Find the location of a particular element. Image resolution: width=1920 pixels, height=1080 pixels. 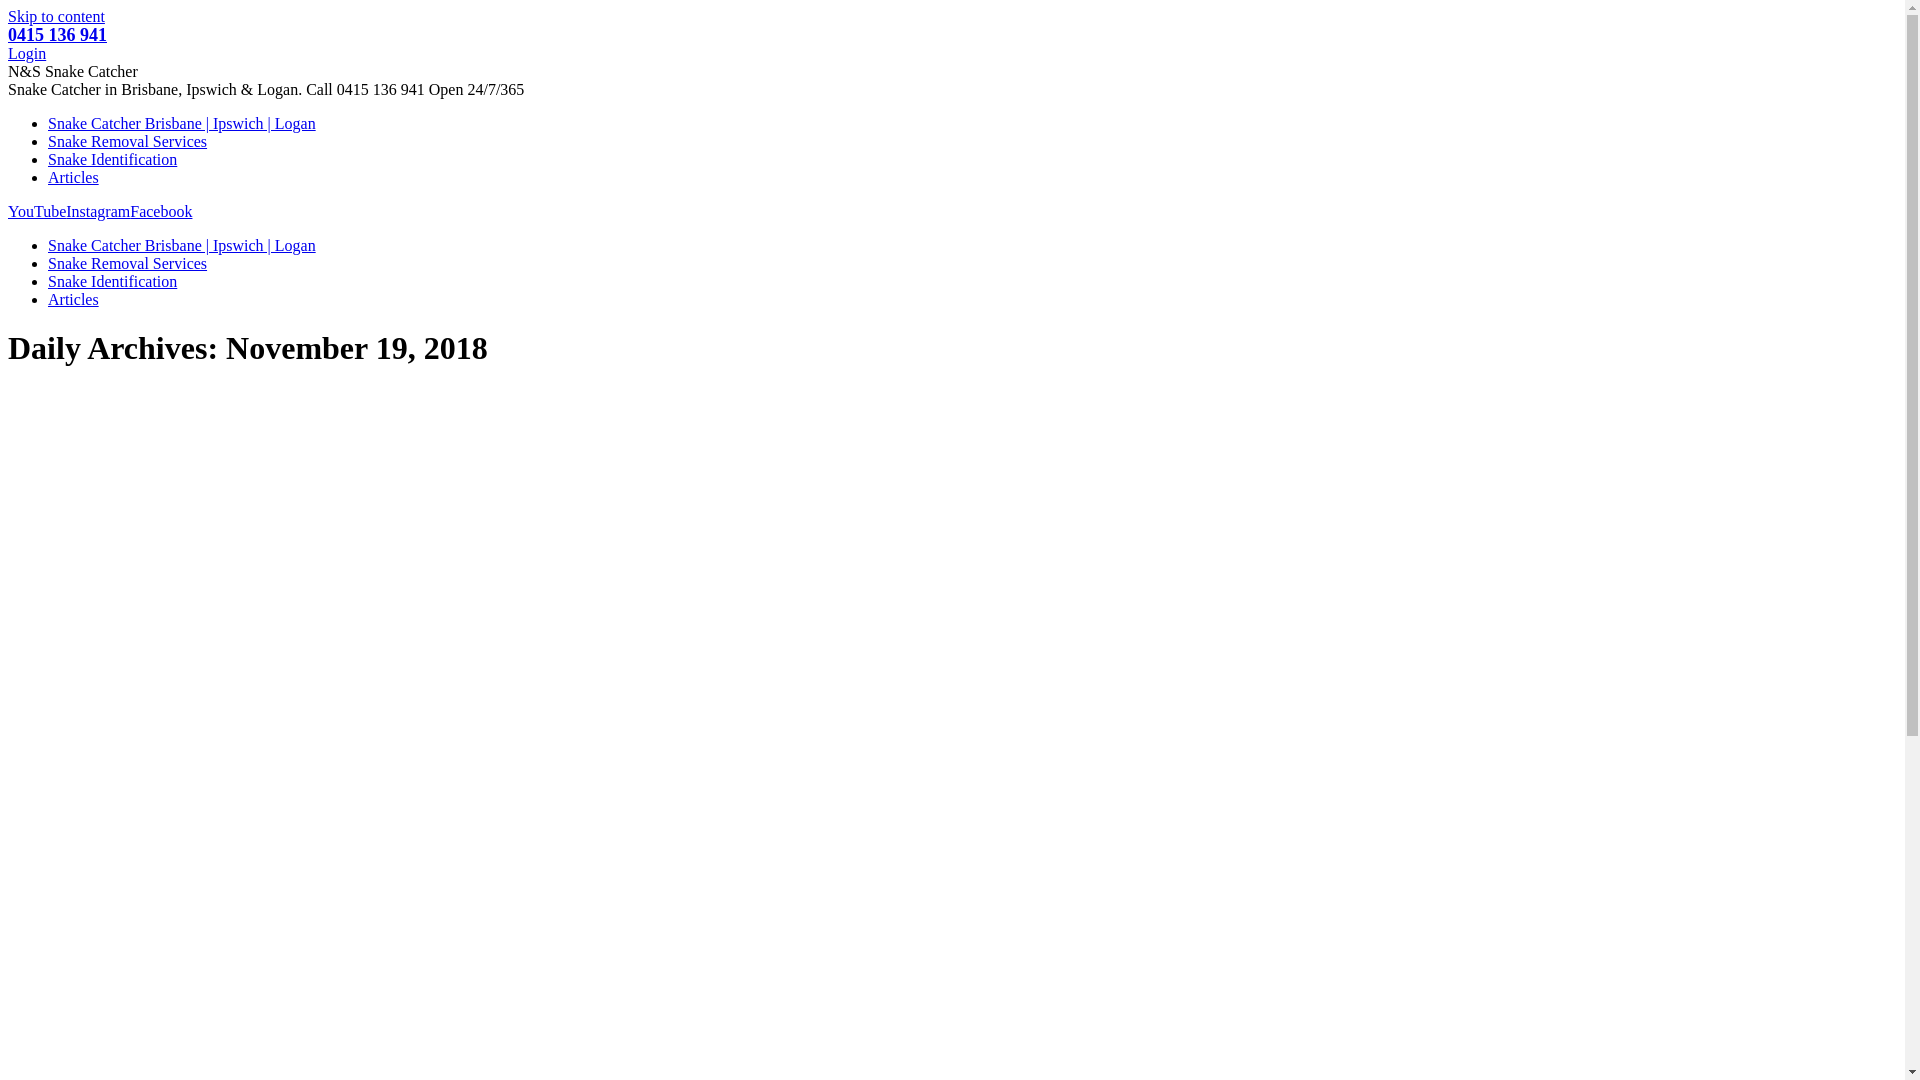

'Snake Identification' is located at coordinates (48, 281).